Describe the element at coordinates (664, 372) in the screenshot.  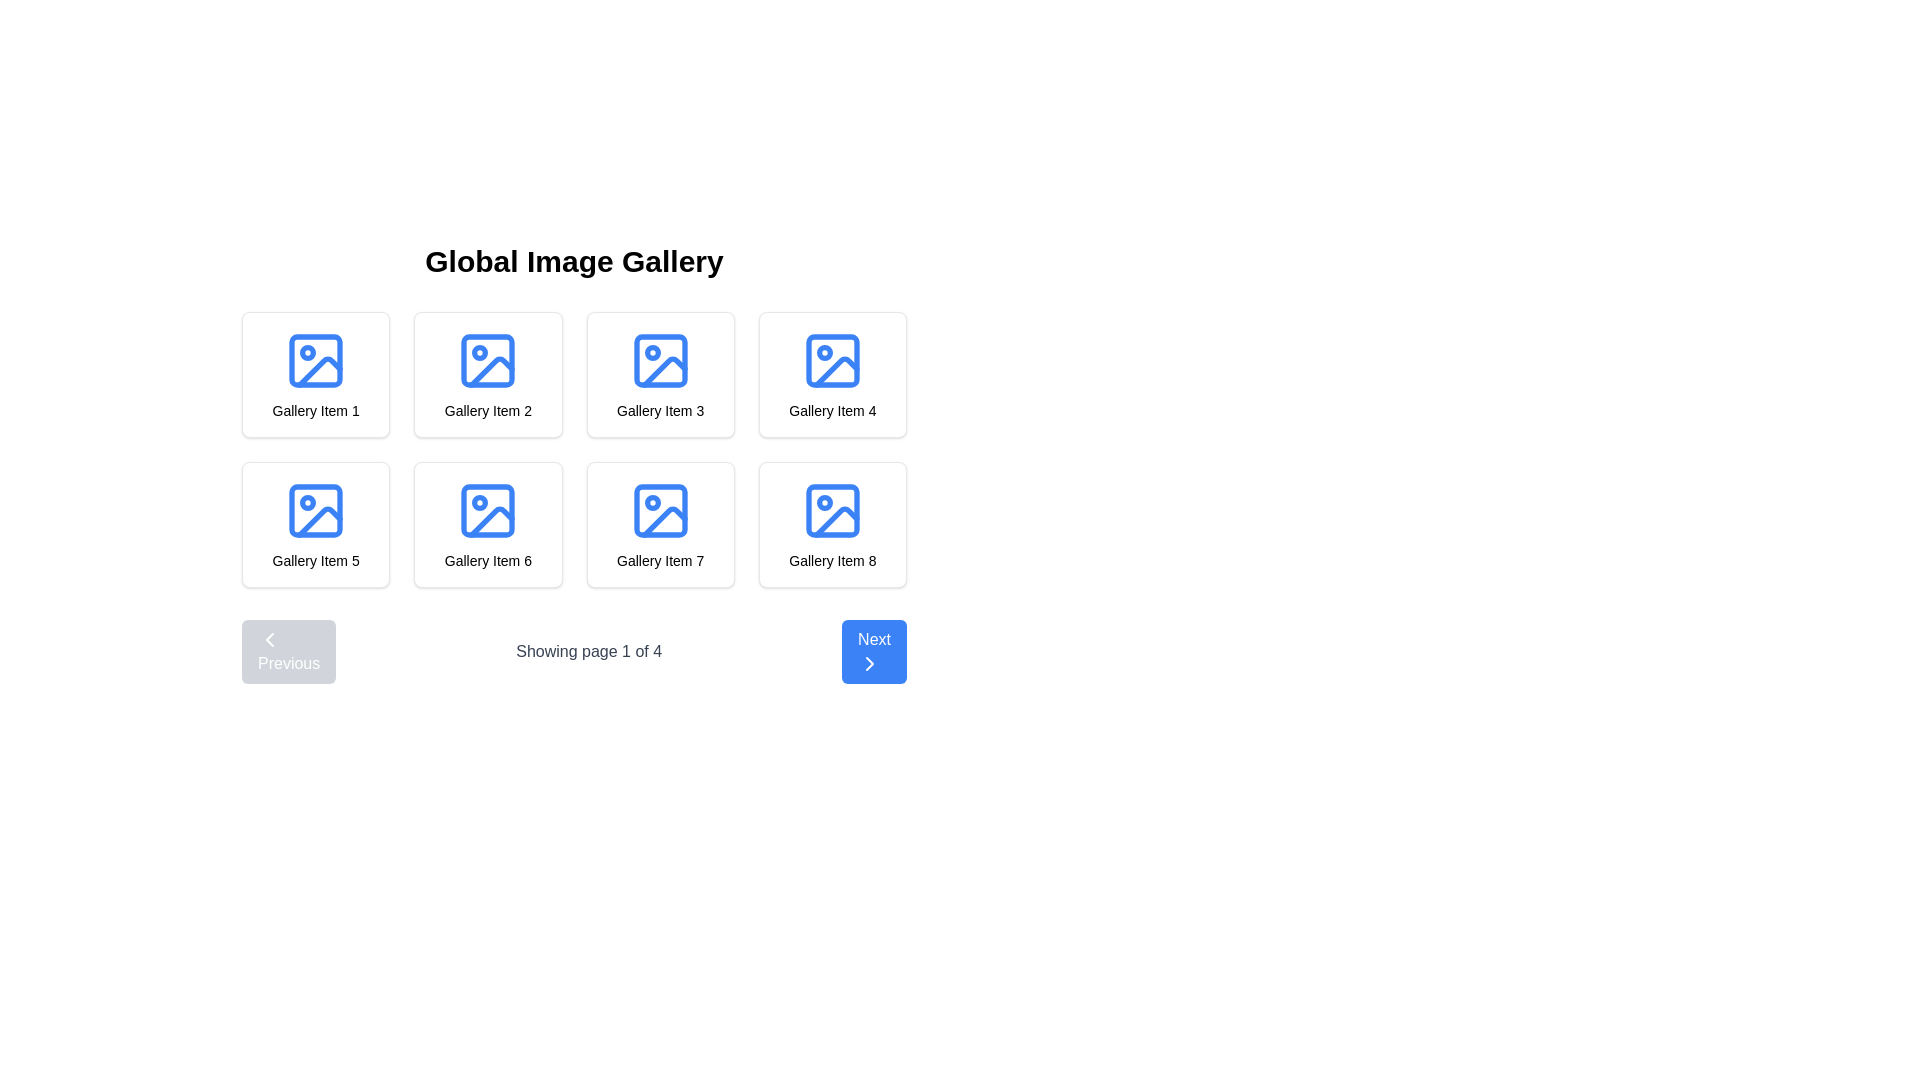
I see `triangular line shape element that is part of the SVG icon in the third tile of the first row of the image gallery grid` at that location.